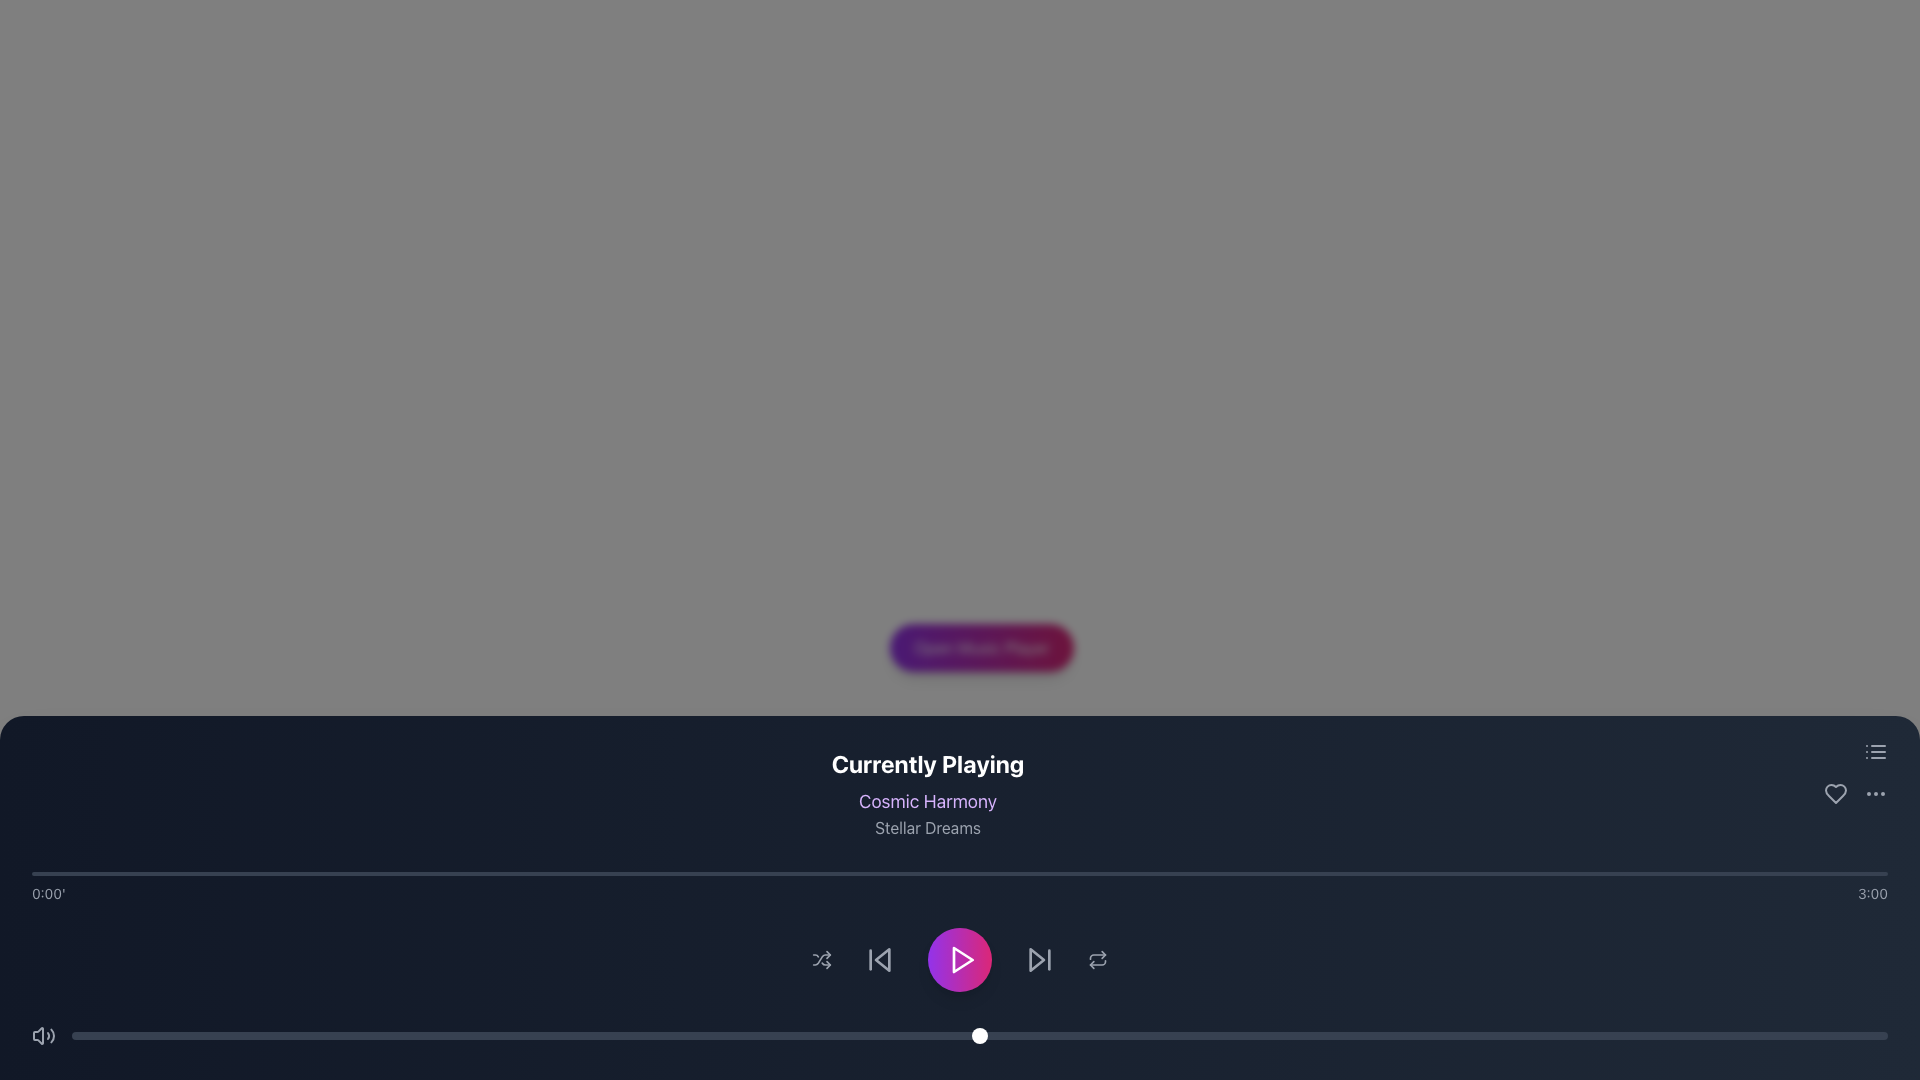 This screenshot has width=1920, height=1080. What do you see at coordinates (960, 886) in the screenshot?
I see `the Progress bar that visually represents the current progress through a media track, located near the bottom section of the display, directly above the playback controls` at bounding box center [960, 886].